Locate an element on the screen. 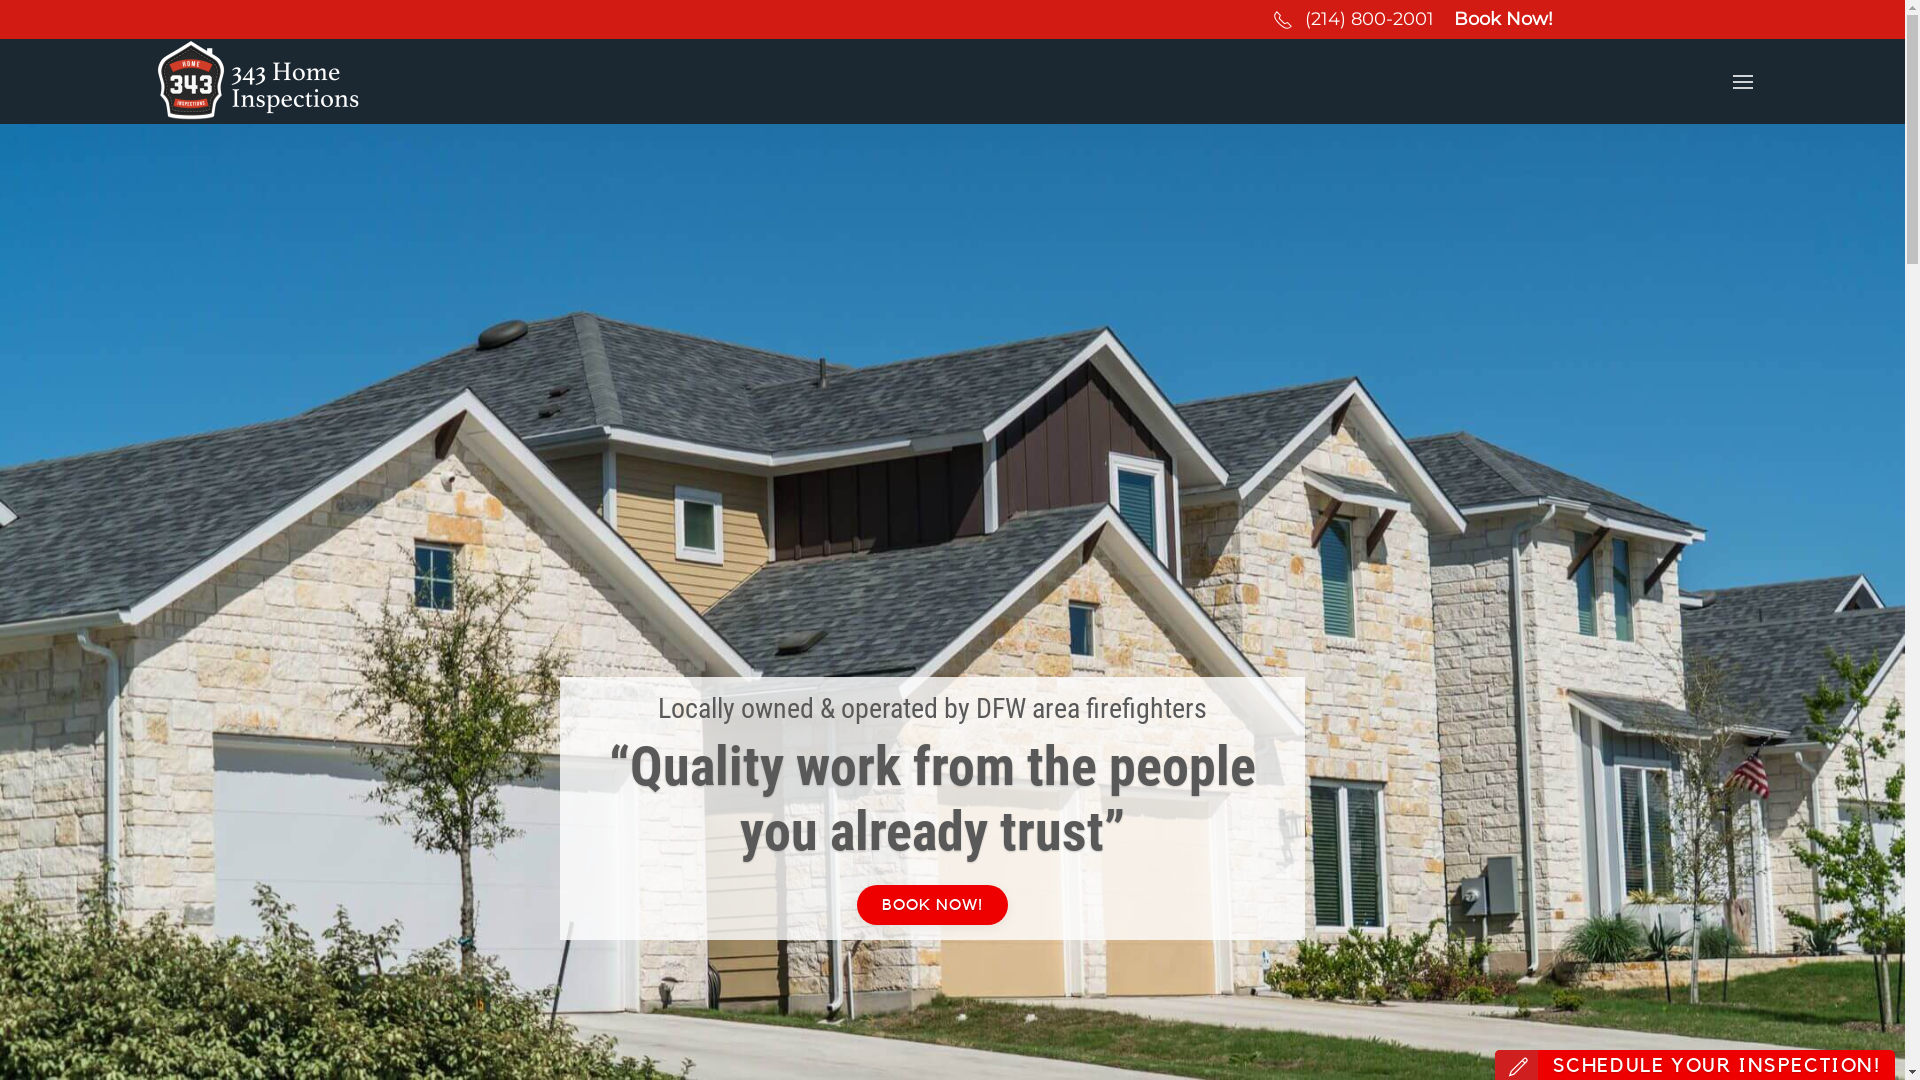  'Book Now!' is located at coordinates (1503, 19).